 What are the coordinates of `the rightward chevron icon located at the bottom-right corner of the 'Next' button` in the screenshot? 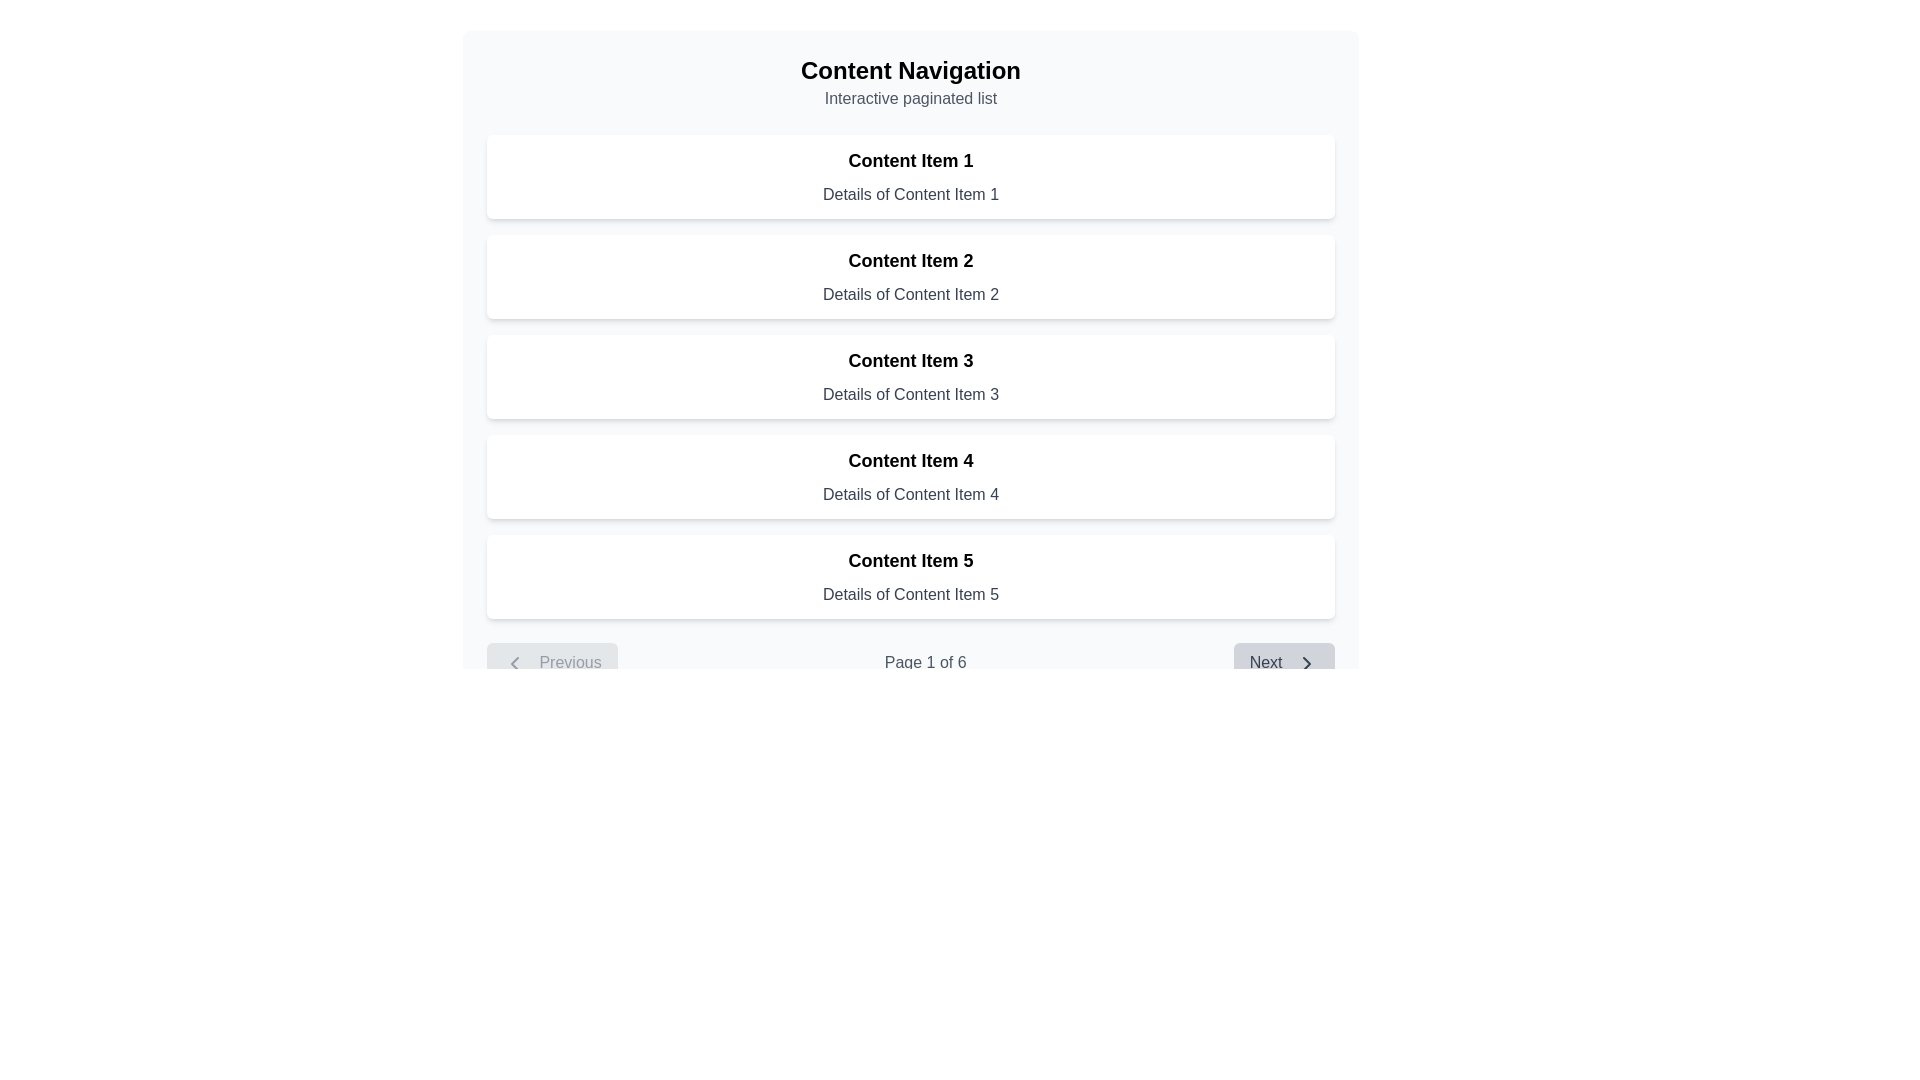 It's located at (1306, 663).